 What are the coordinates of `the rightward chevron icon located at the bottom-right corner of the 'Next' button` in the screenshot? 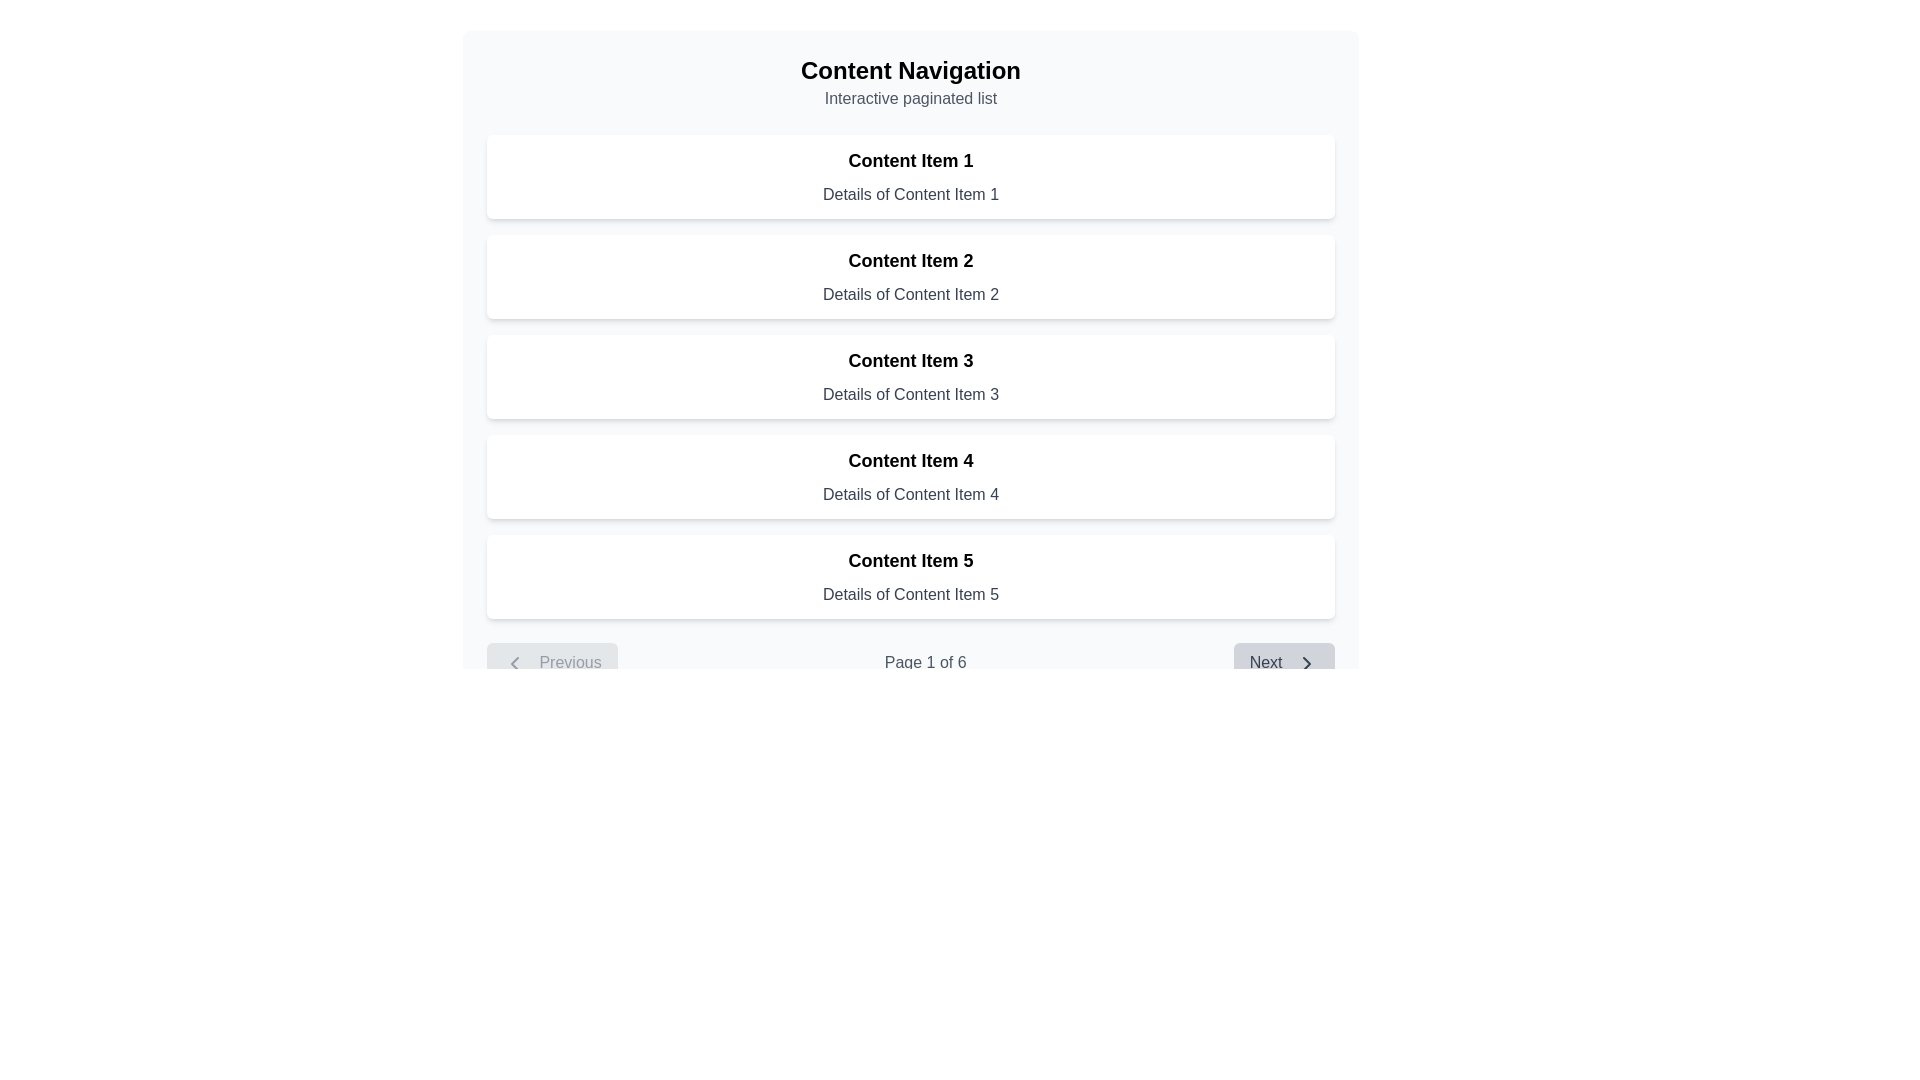 It's located at (1306, 663).